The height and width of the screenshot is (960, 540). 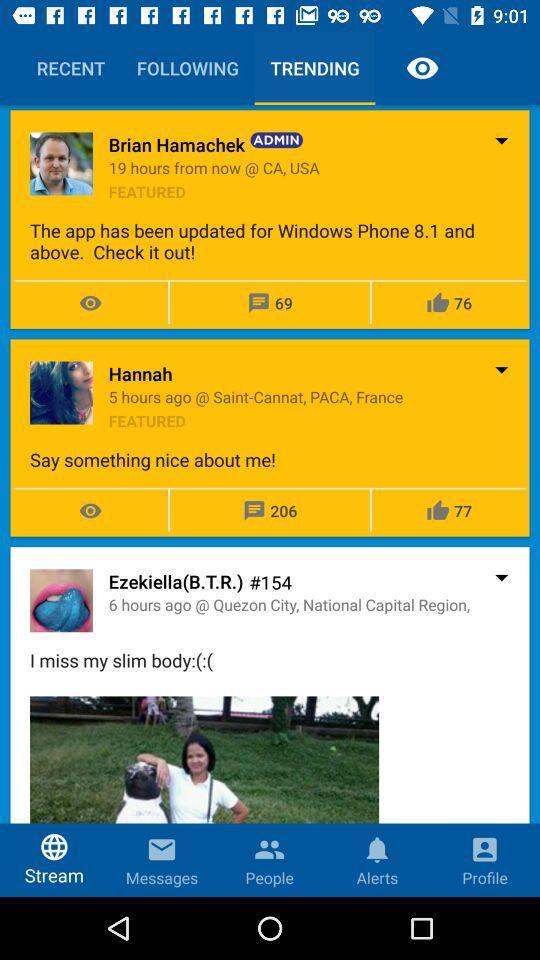 What do you see at coordinates (203, 796) in the screenshot?
I see `the item to the left of the profile icon` at bounding box center [203, 796].